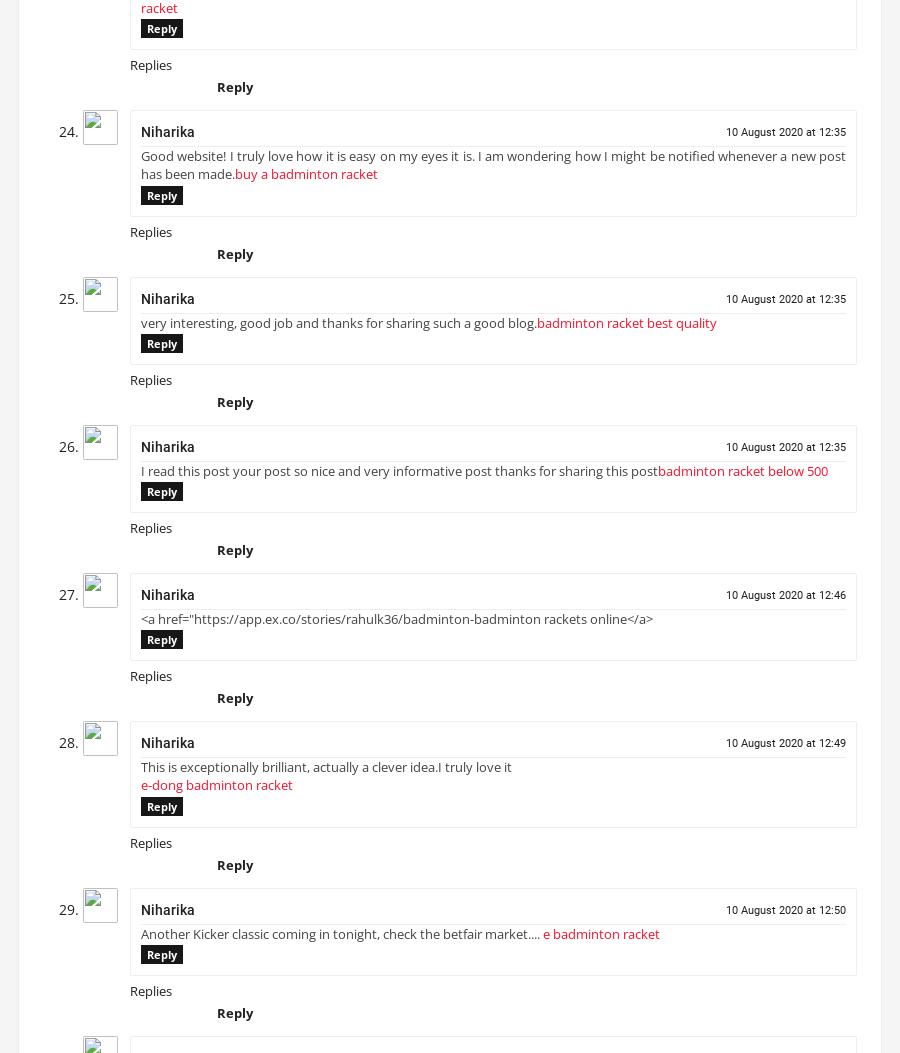  Describe the element at coordinates (141, 793) in the screenshot. I see `'e-dong badminton racket'` at that location.